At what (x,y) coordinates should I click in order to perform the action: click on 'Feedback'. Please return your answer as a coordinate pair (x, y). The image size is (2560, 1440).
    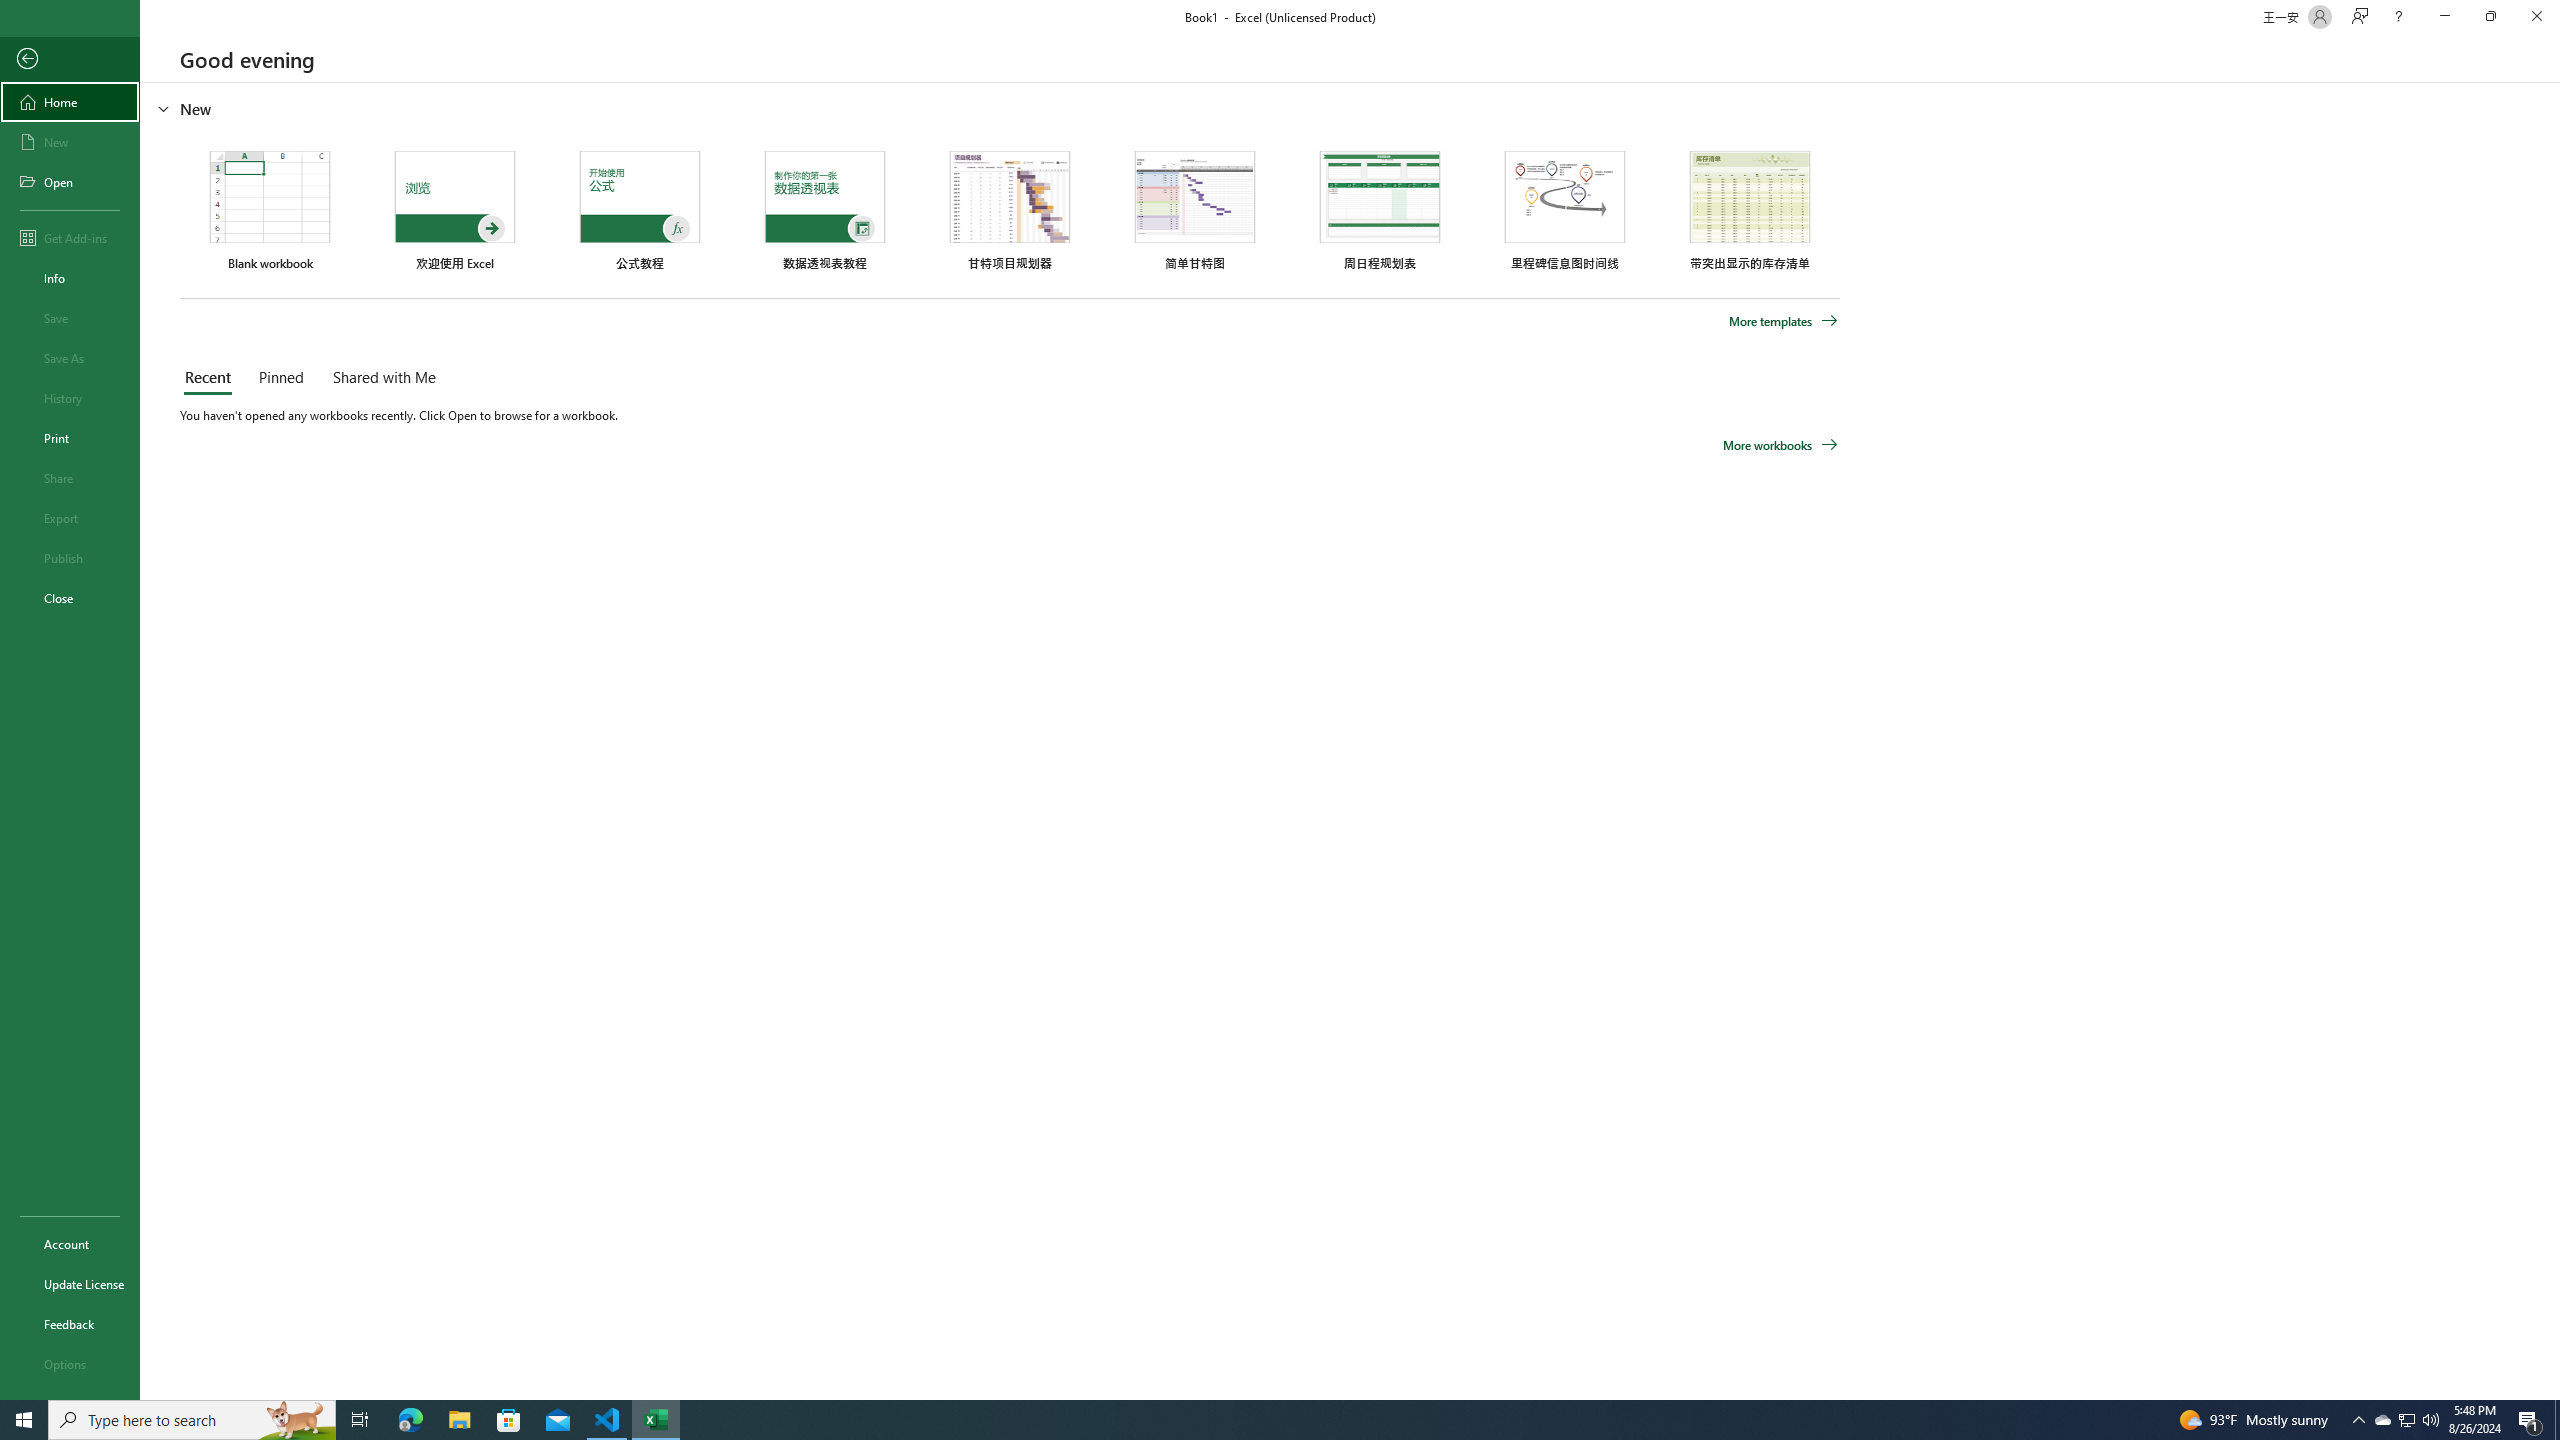
    Looking at the image, I should click on (69, 1324).